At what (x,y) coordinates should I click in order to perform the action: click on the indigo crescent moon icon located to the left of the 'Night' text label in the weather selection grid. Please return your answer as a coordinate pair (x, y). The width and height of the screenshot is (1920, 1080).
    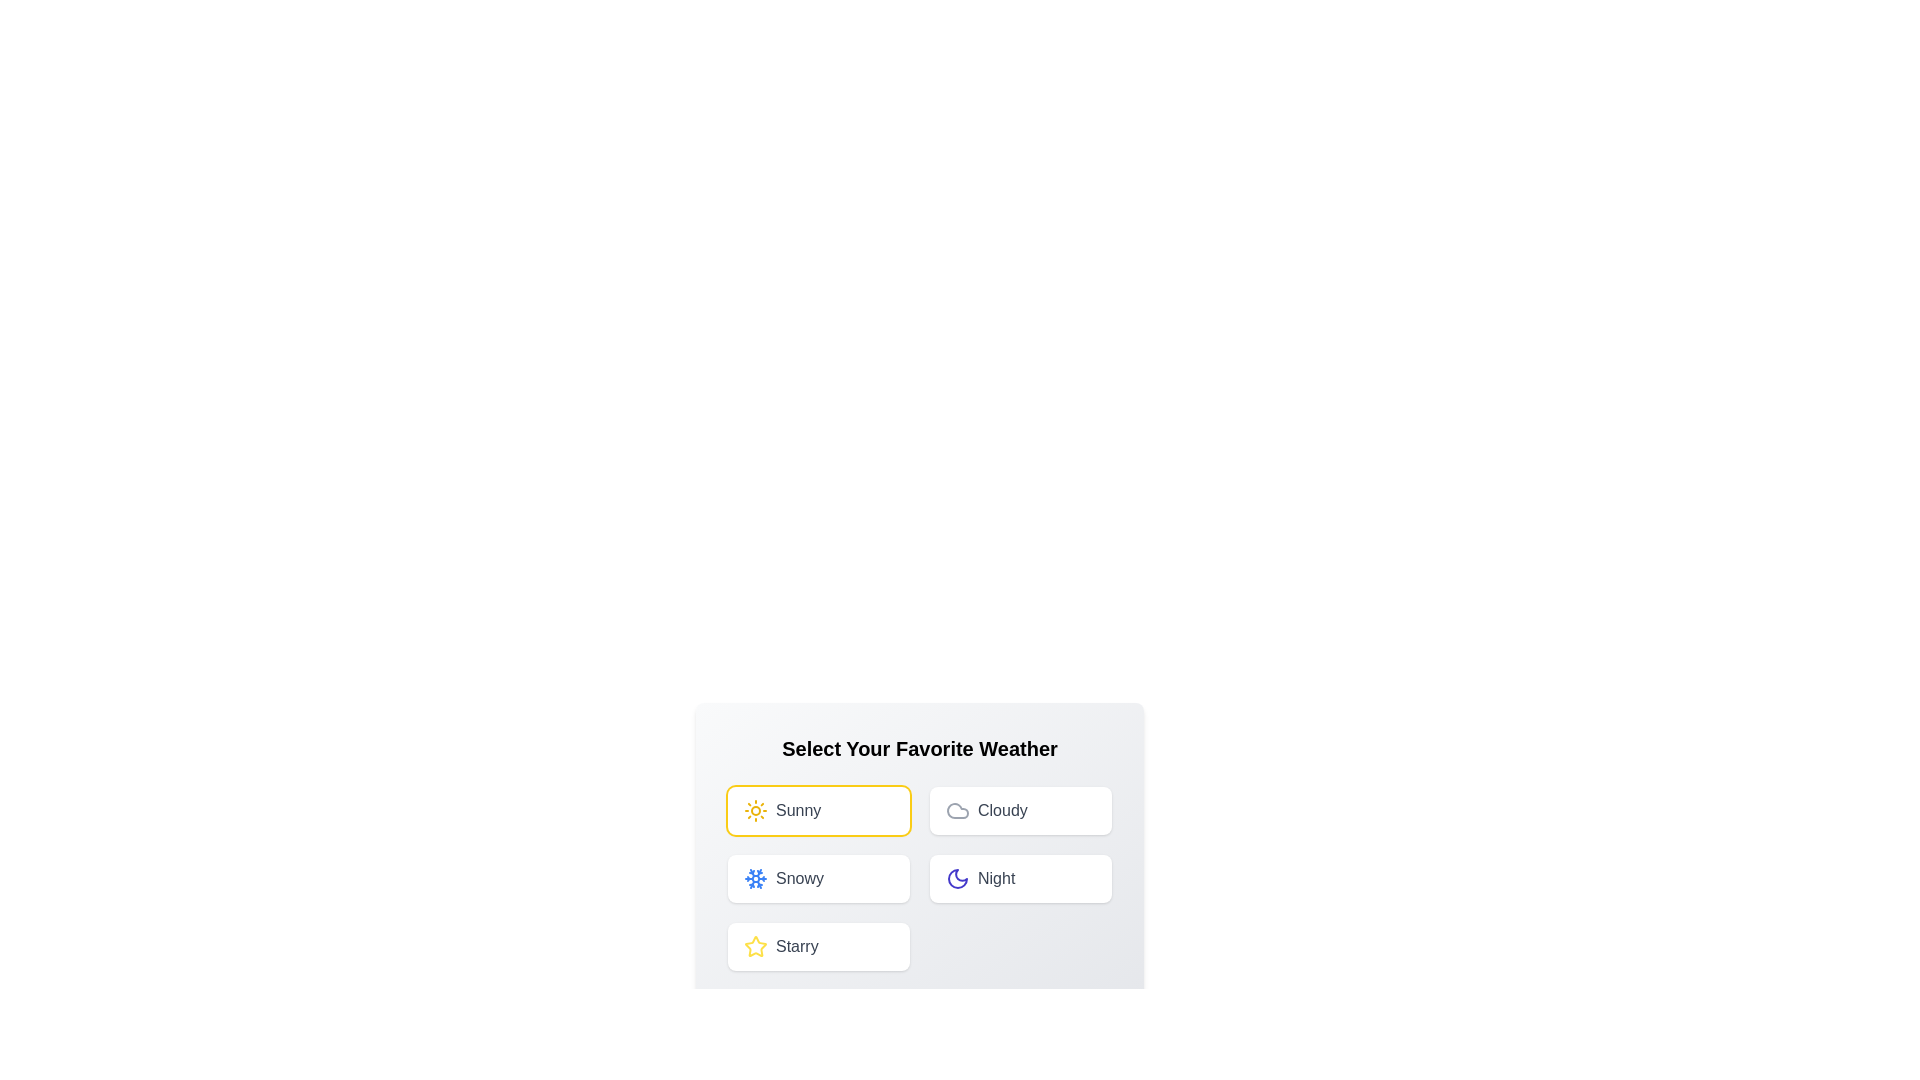
    Looking at the image, I should click on (957, 878).